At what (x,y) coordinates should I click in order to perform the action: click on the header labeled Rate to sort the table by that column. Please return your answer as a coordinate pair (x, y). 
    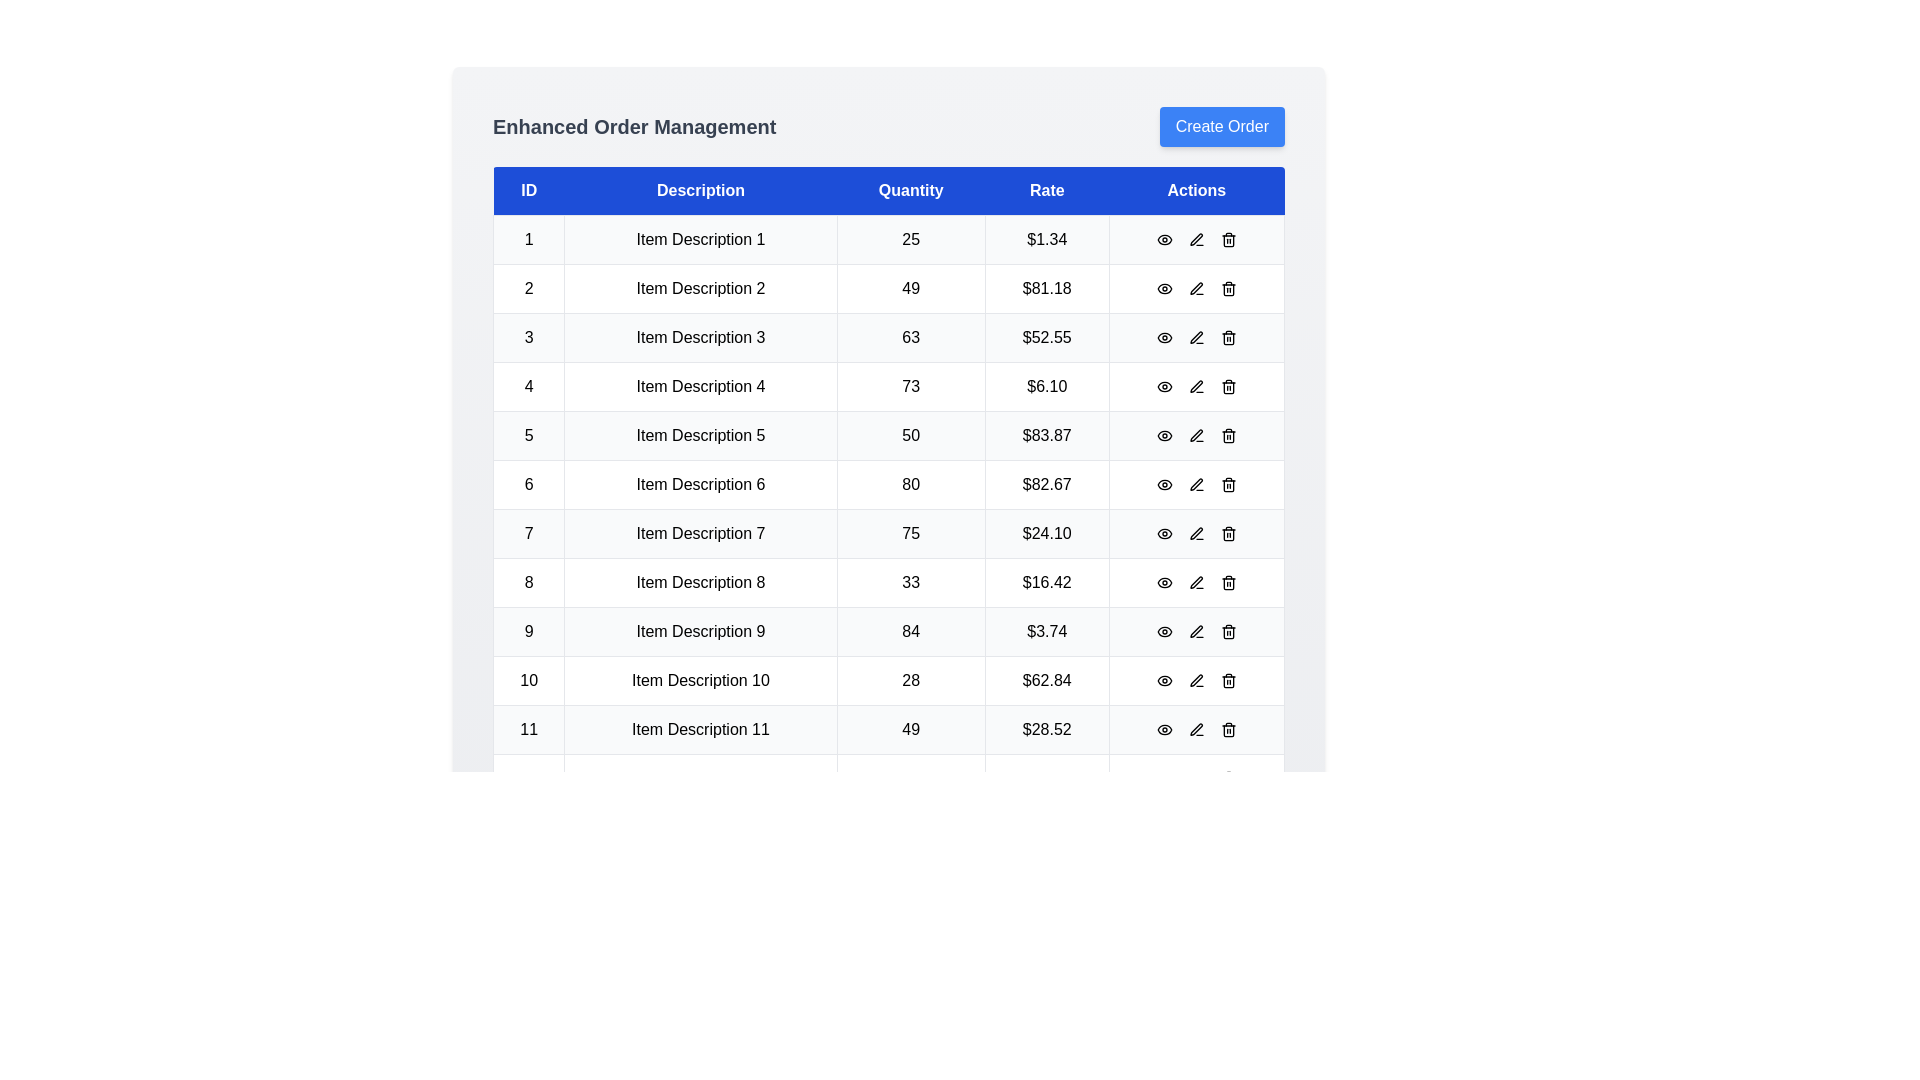
    Looking at the image, I should click on (1045, 191).